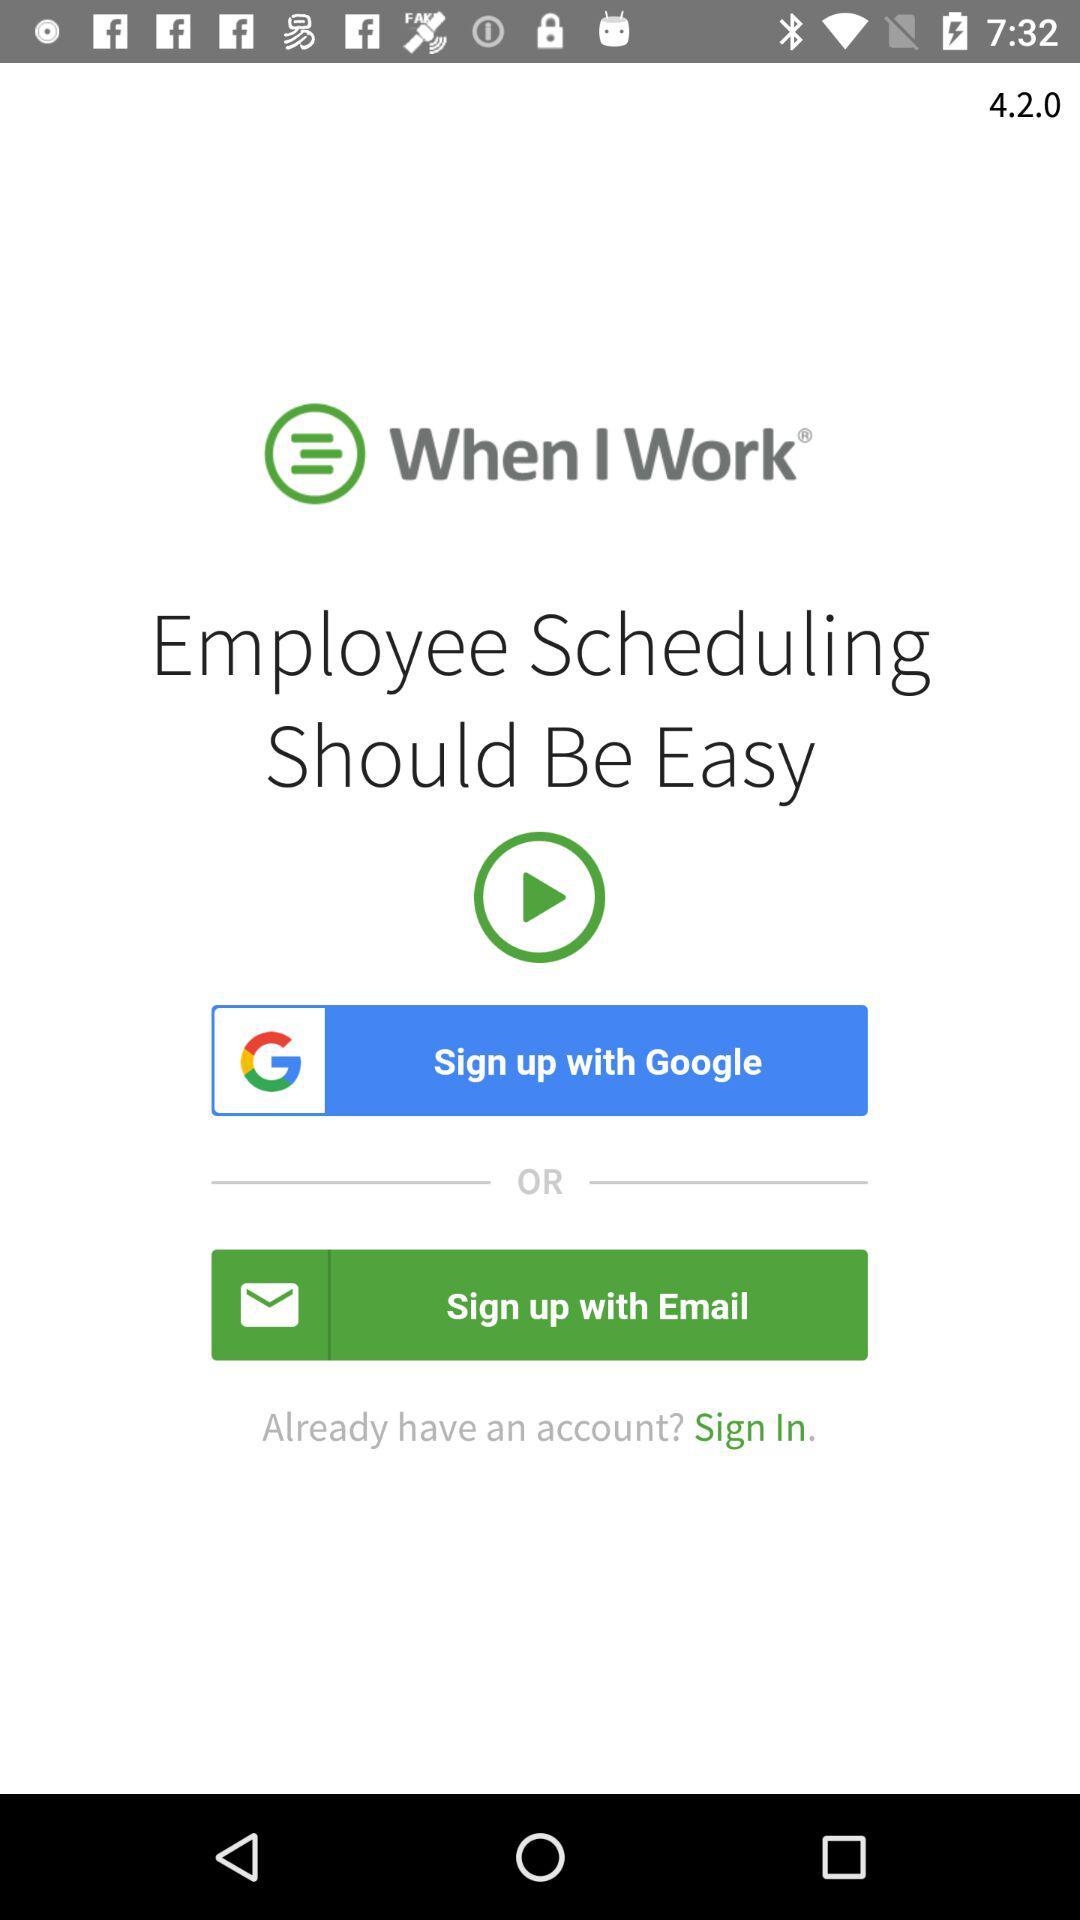 This screenshot has height=1920, width=1080. Describe the element at coordinates (1025, 104) in the screenshot. I see `the icon above employee scheduling should` at that location.